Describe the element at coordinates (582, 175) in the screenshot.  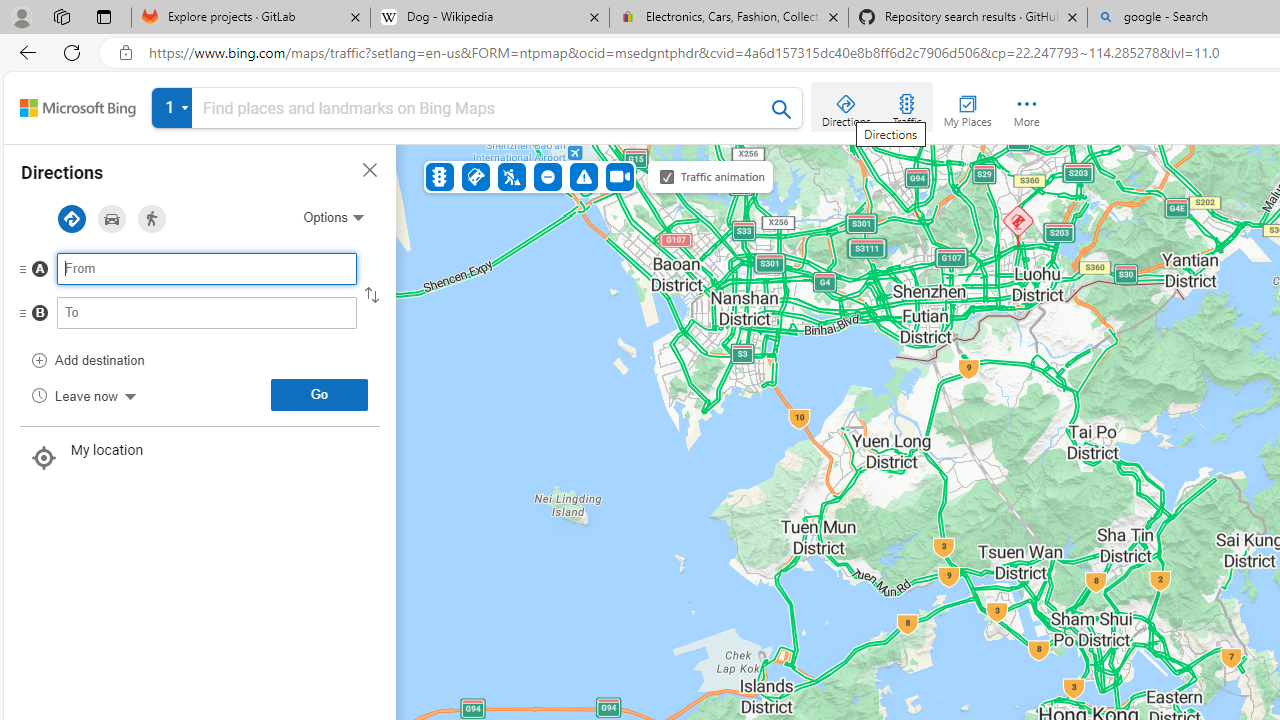
I see `'Miscellaneous incidents'` at that location.